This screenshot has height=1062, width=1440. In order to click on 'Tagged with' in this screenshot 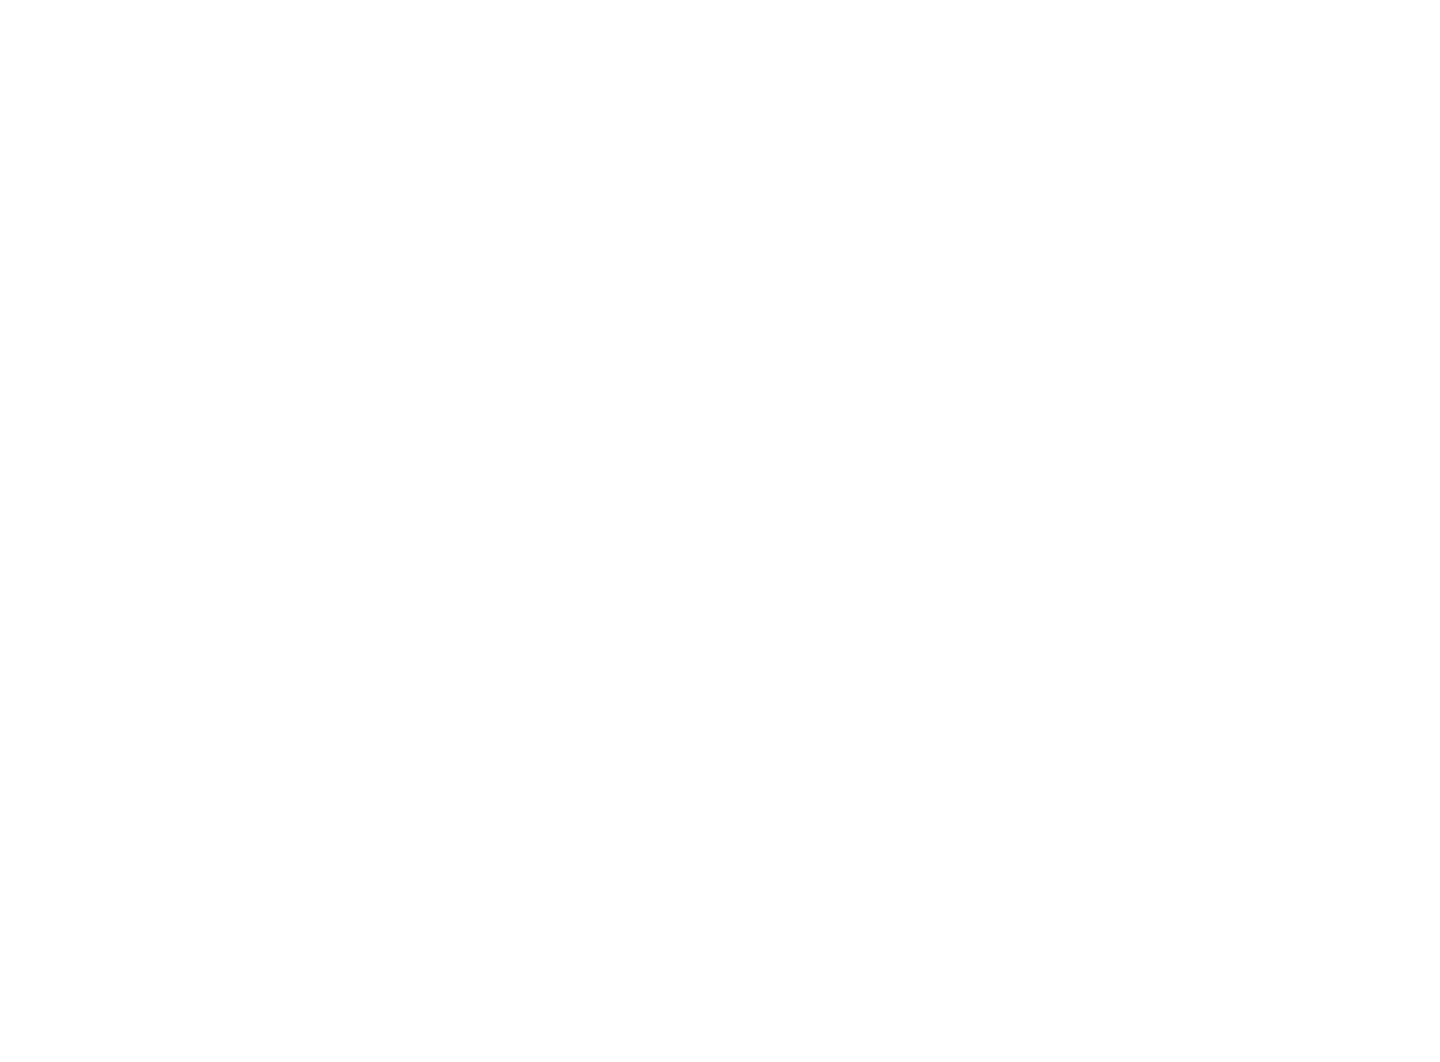, I will do `click(389, 923)`.